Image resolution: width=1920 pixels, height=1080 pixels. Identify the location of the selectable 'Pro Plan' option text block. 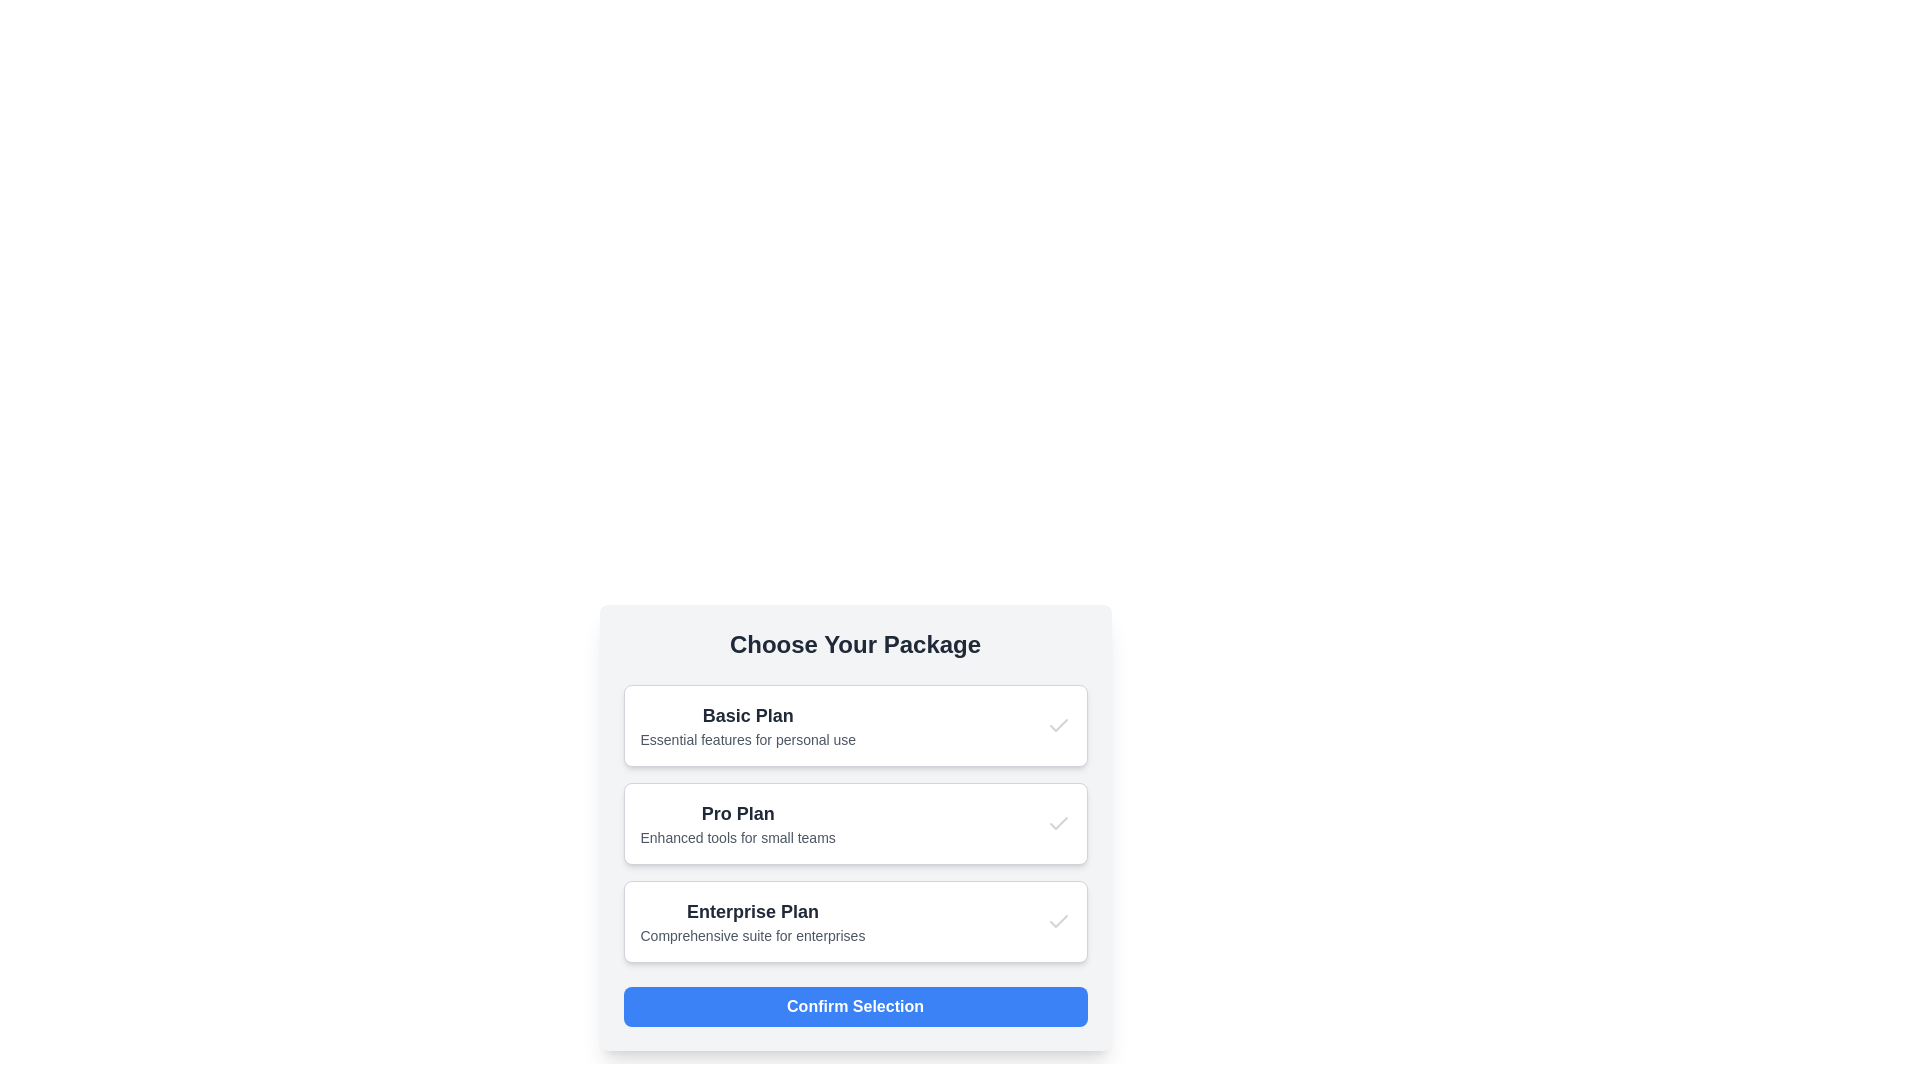
(737, 824).